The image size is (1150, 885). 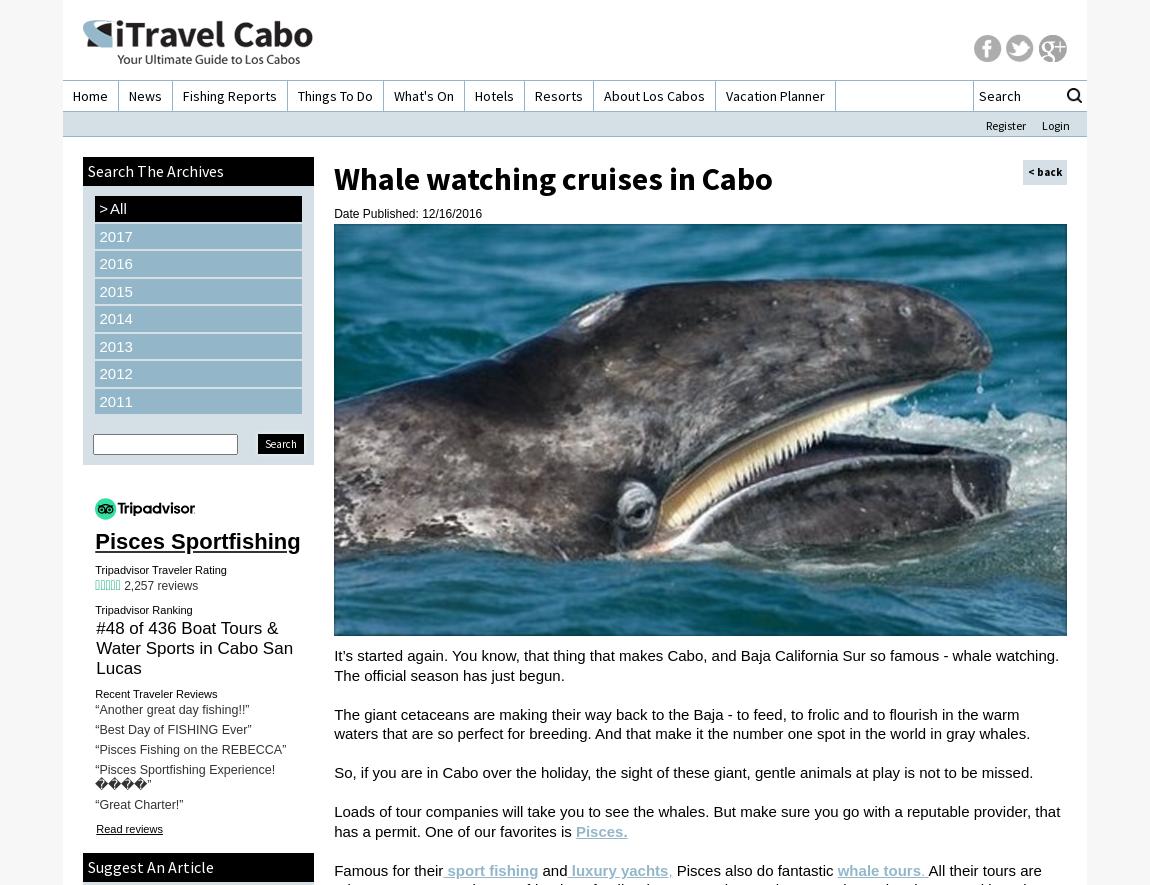 I want to click on 'Resorts', so click(x=559, y=96).